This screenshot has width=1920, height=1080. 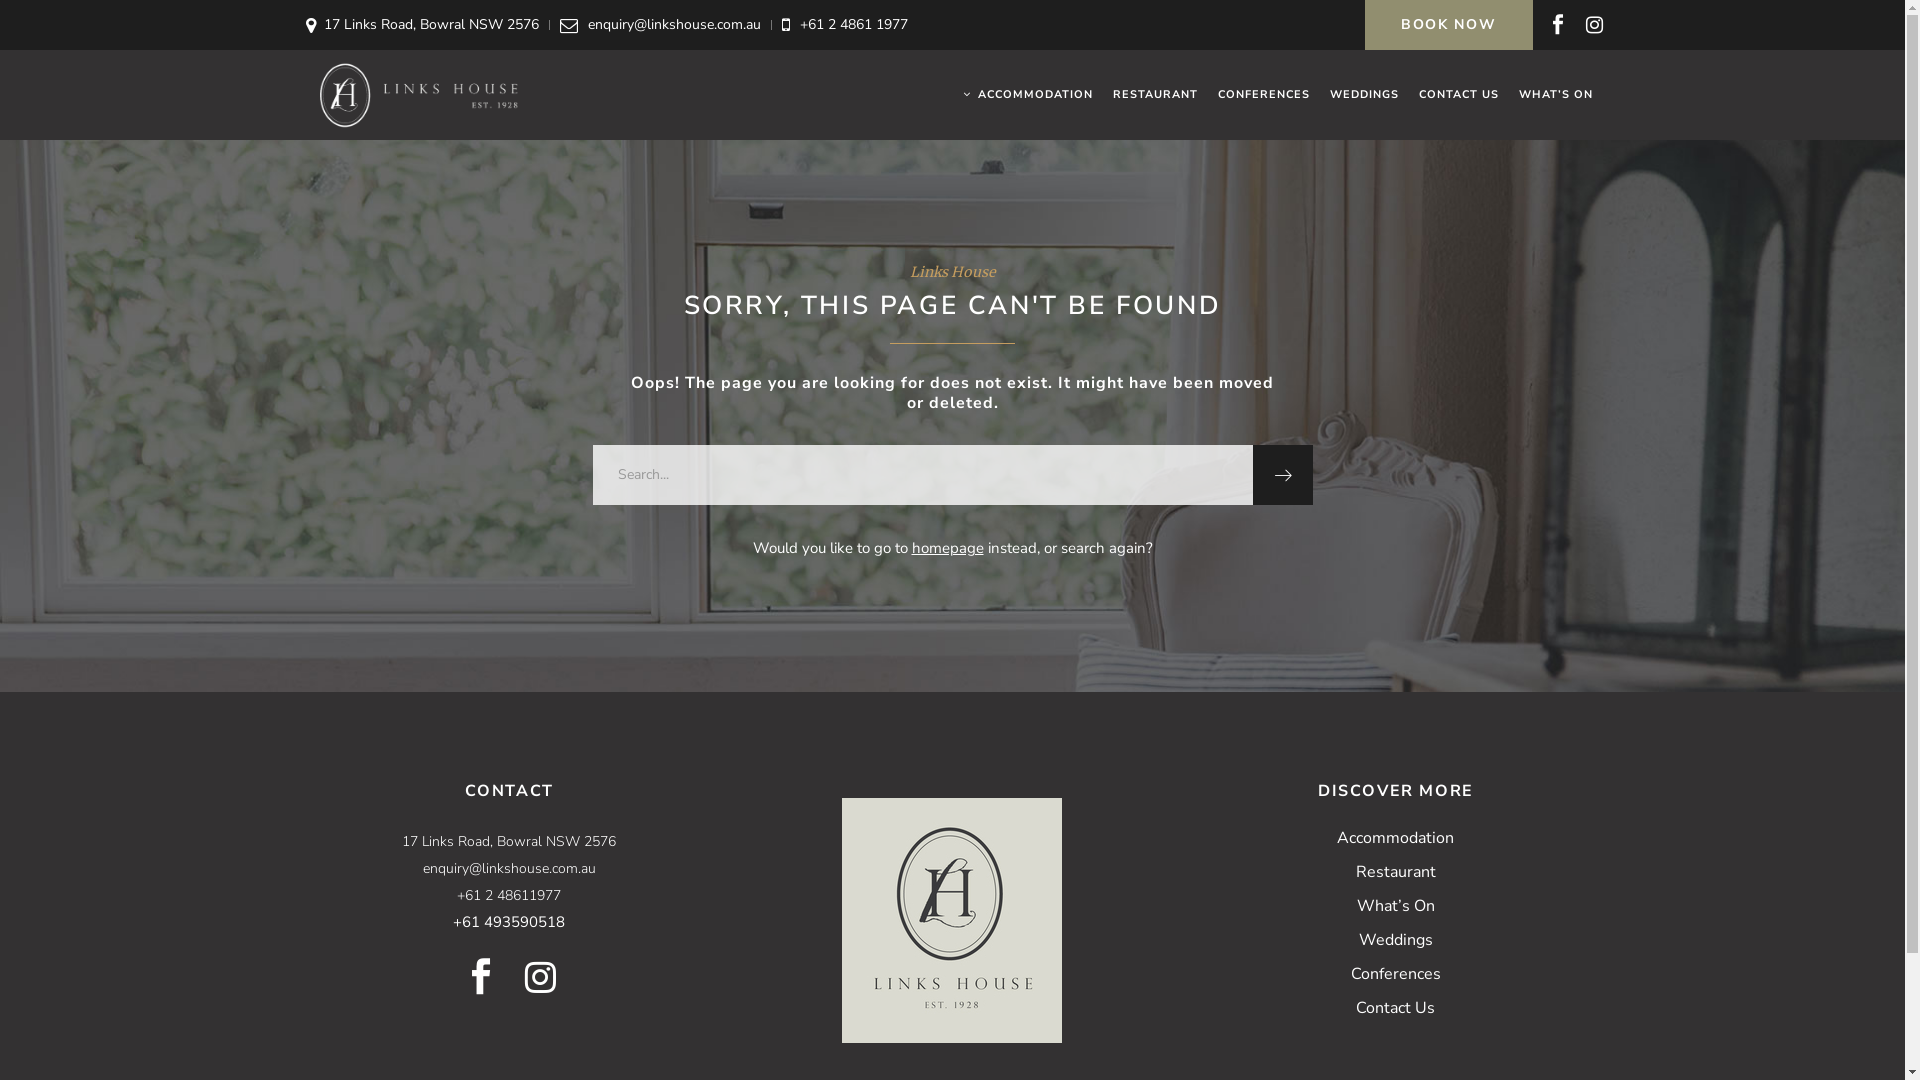 I want to click on 'BOOK NOW', so click(x=1363, y=24).